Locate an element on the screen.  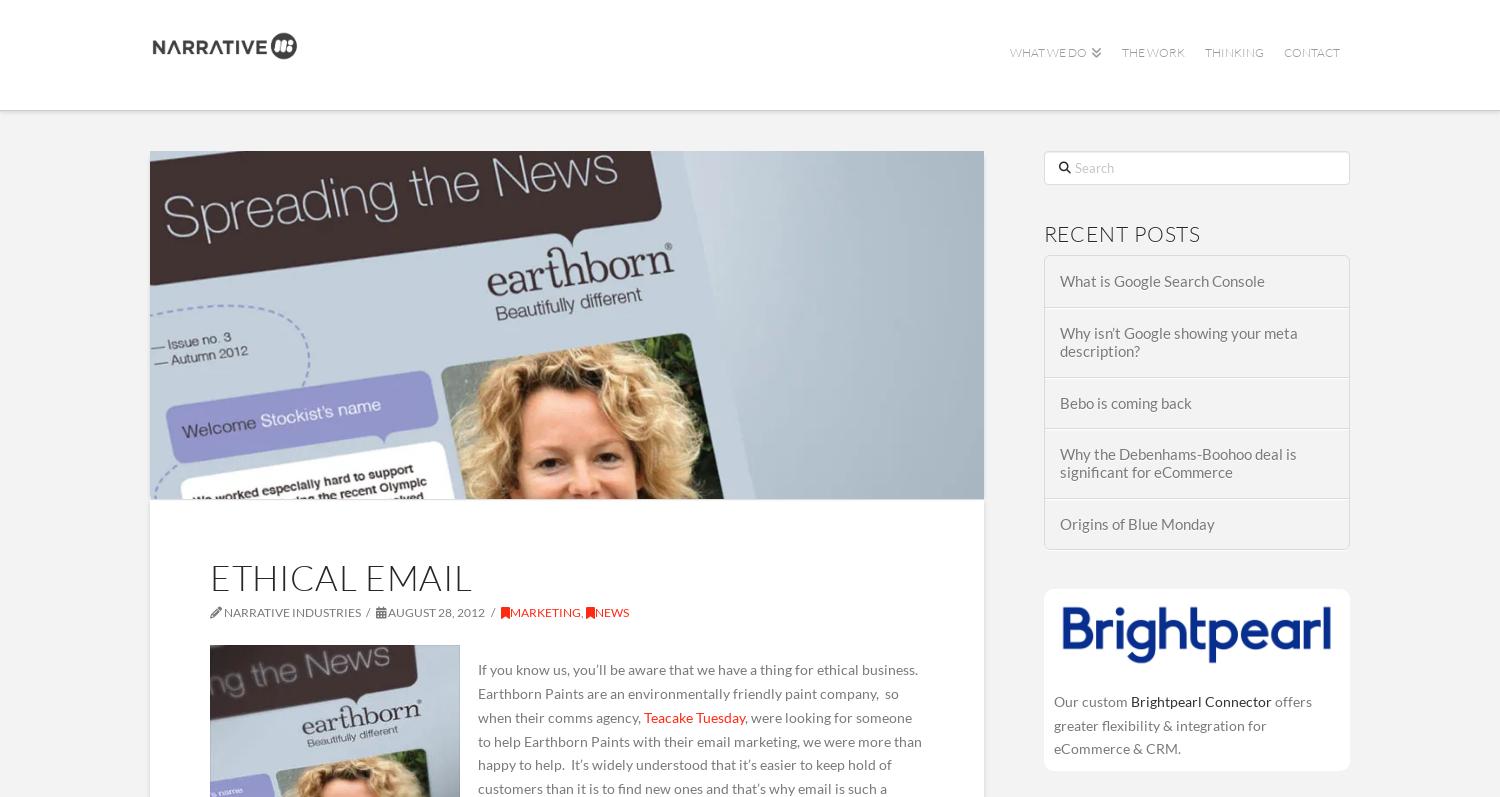
'Marketing' is located at coordinates (544, 612).